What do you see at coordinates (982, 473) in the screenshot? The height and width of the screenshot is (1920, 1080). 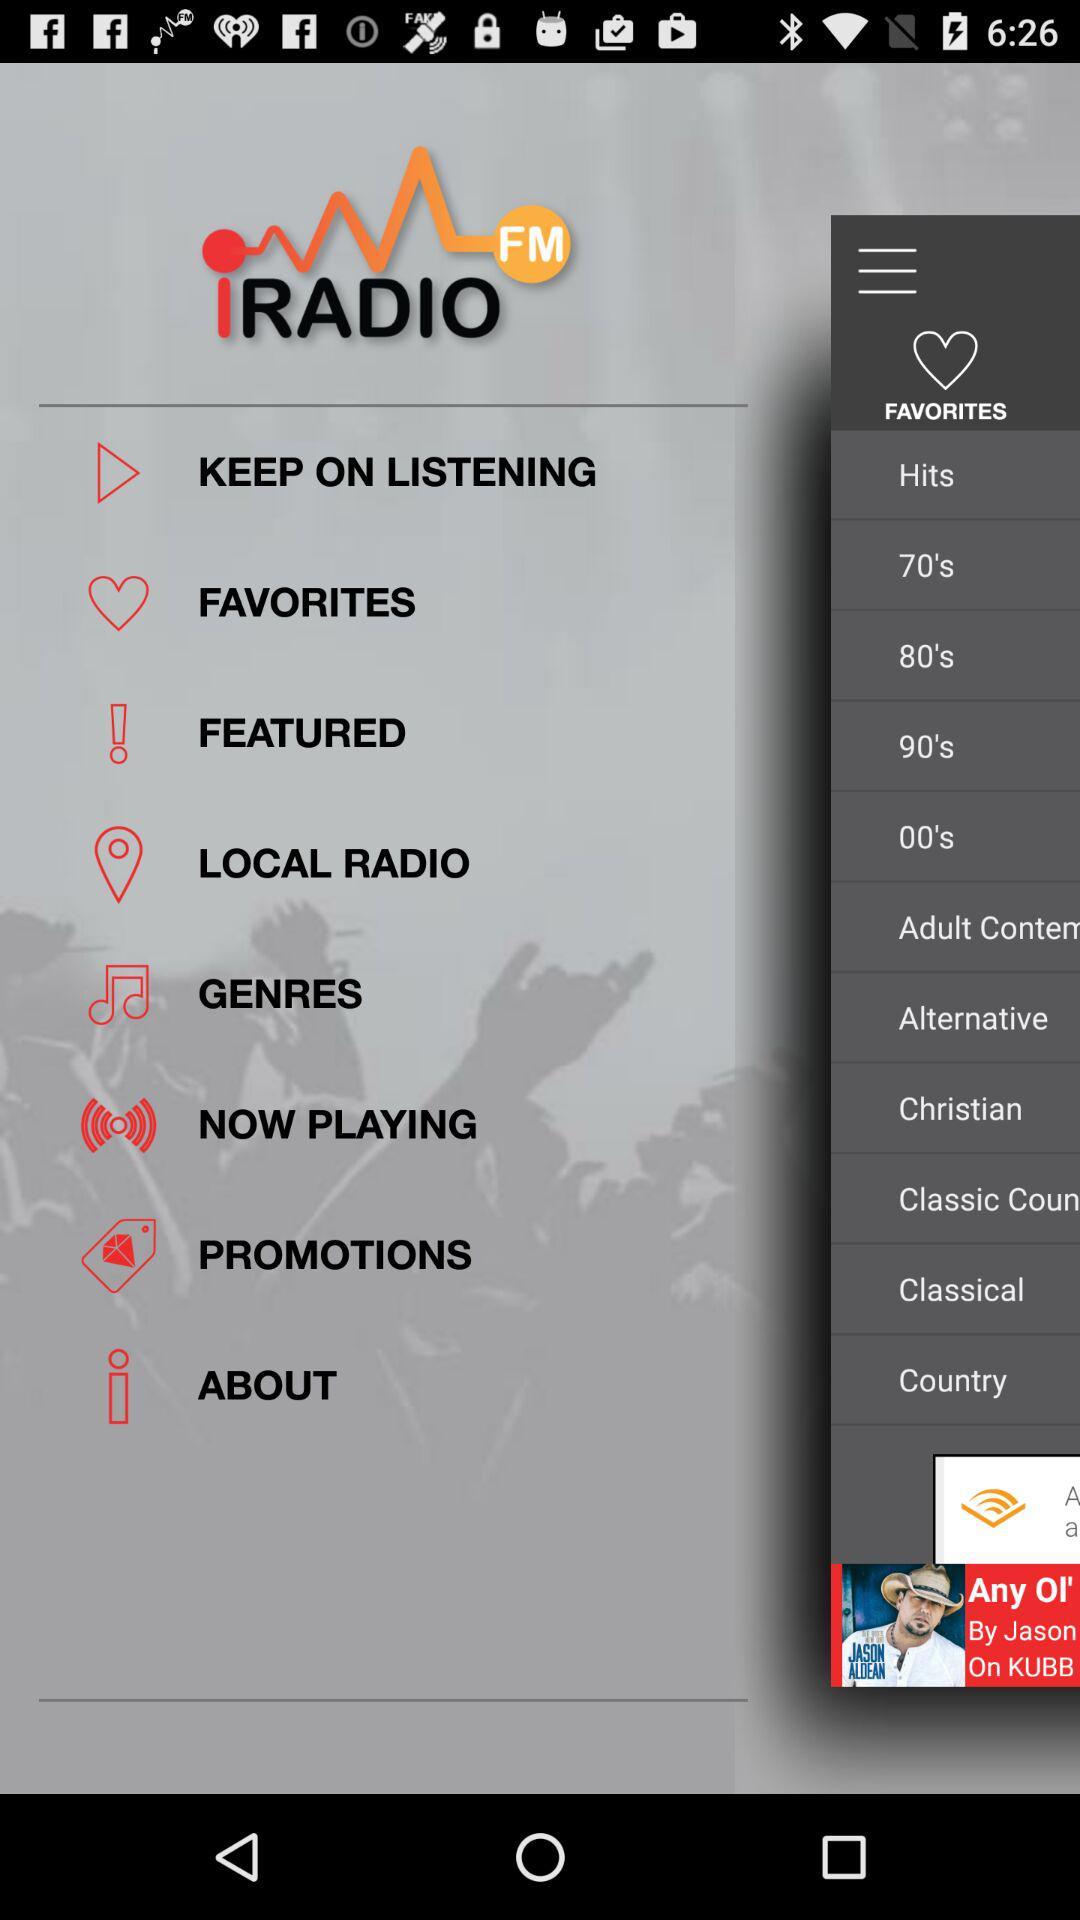 I see `icon to the right of keep on listening icon` at bounding box center [982, 473].